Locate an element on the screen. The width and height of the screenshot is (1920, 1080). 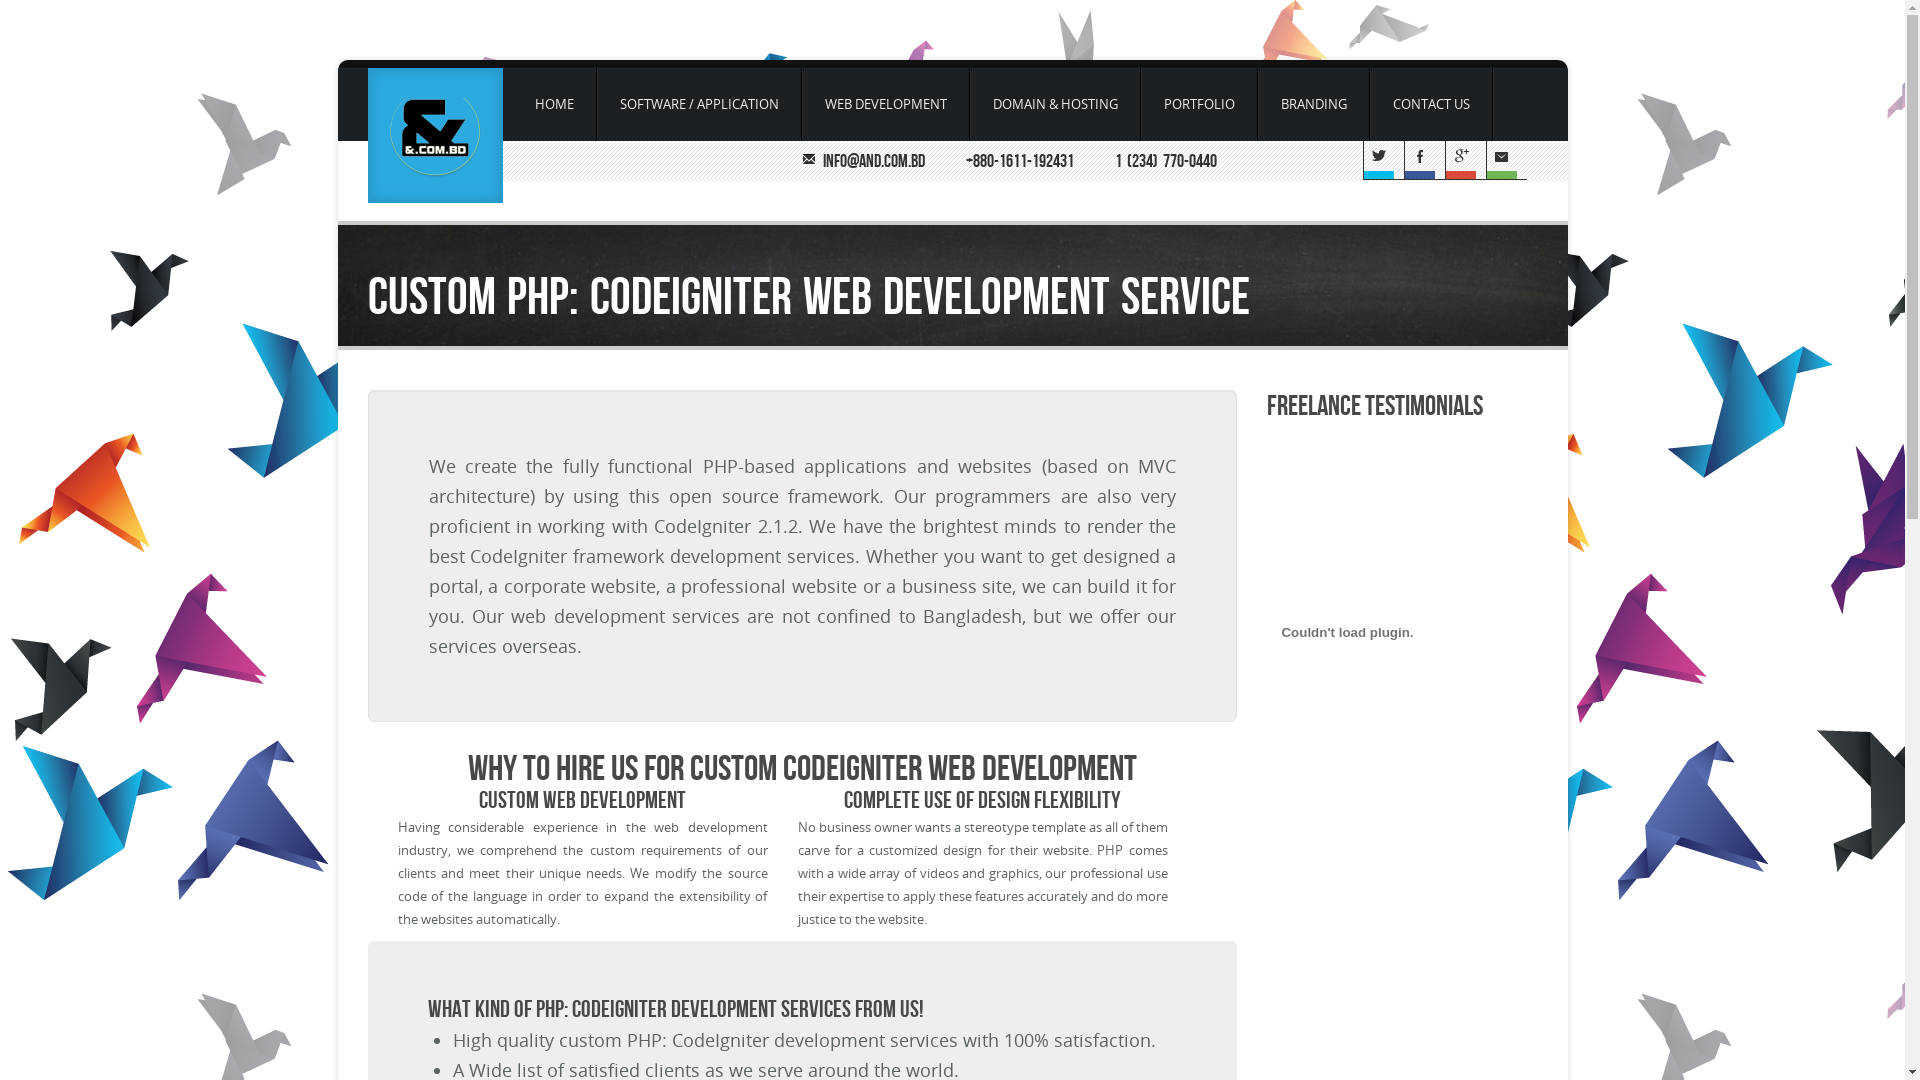
'DOMAIN & HOSTING' is located at coordinates (1054, 104).